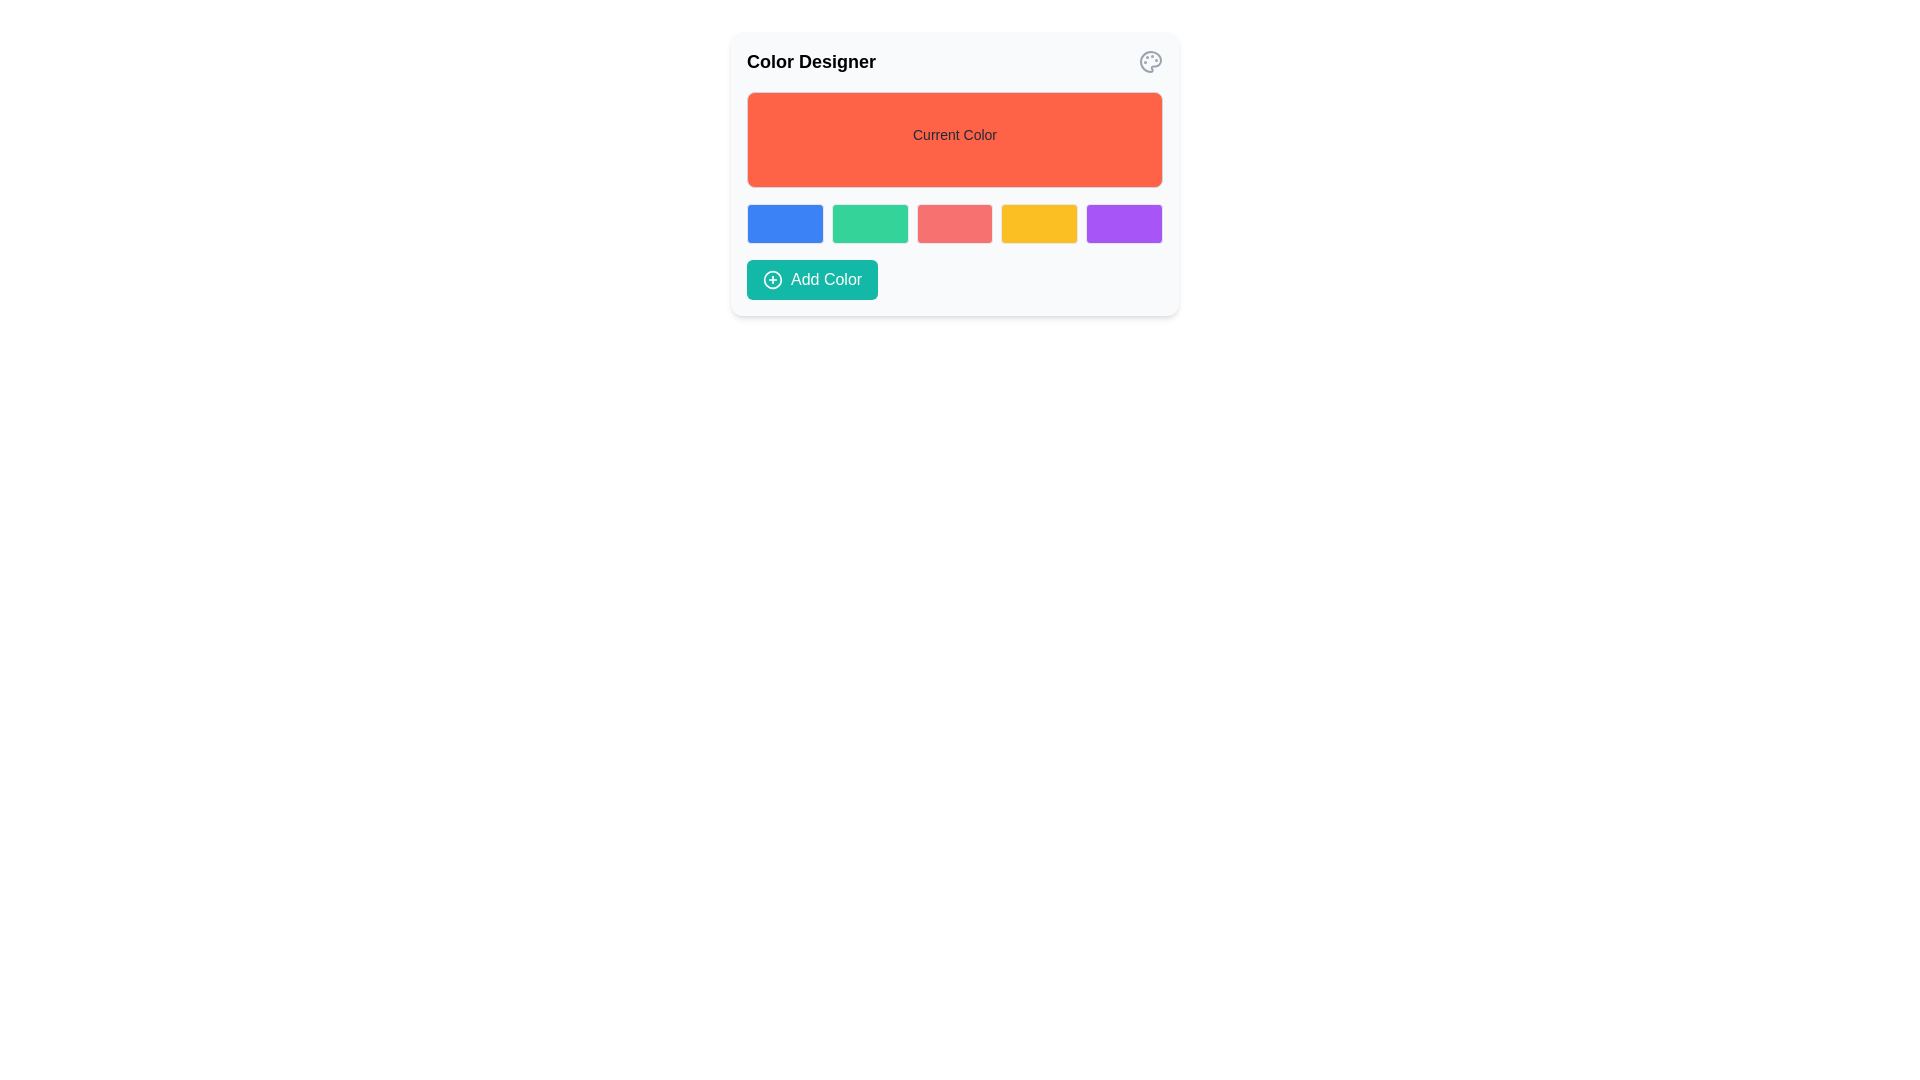 Image resolution: width=1920 pixels, height=1080 pixels. Describe the element at coordinates (1039, 223) in the screenshot. I see `the fourth button in a horizontal grid of five buttons` at that location.